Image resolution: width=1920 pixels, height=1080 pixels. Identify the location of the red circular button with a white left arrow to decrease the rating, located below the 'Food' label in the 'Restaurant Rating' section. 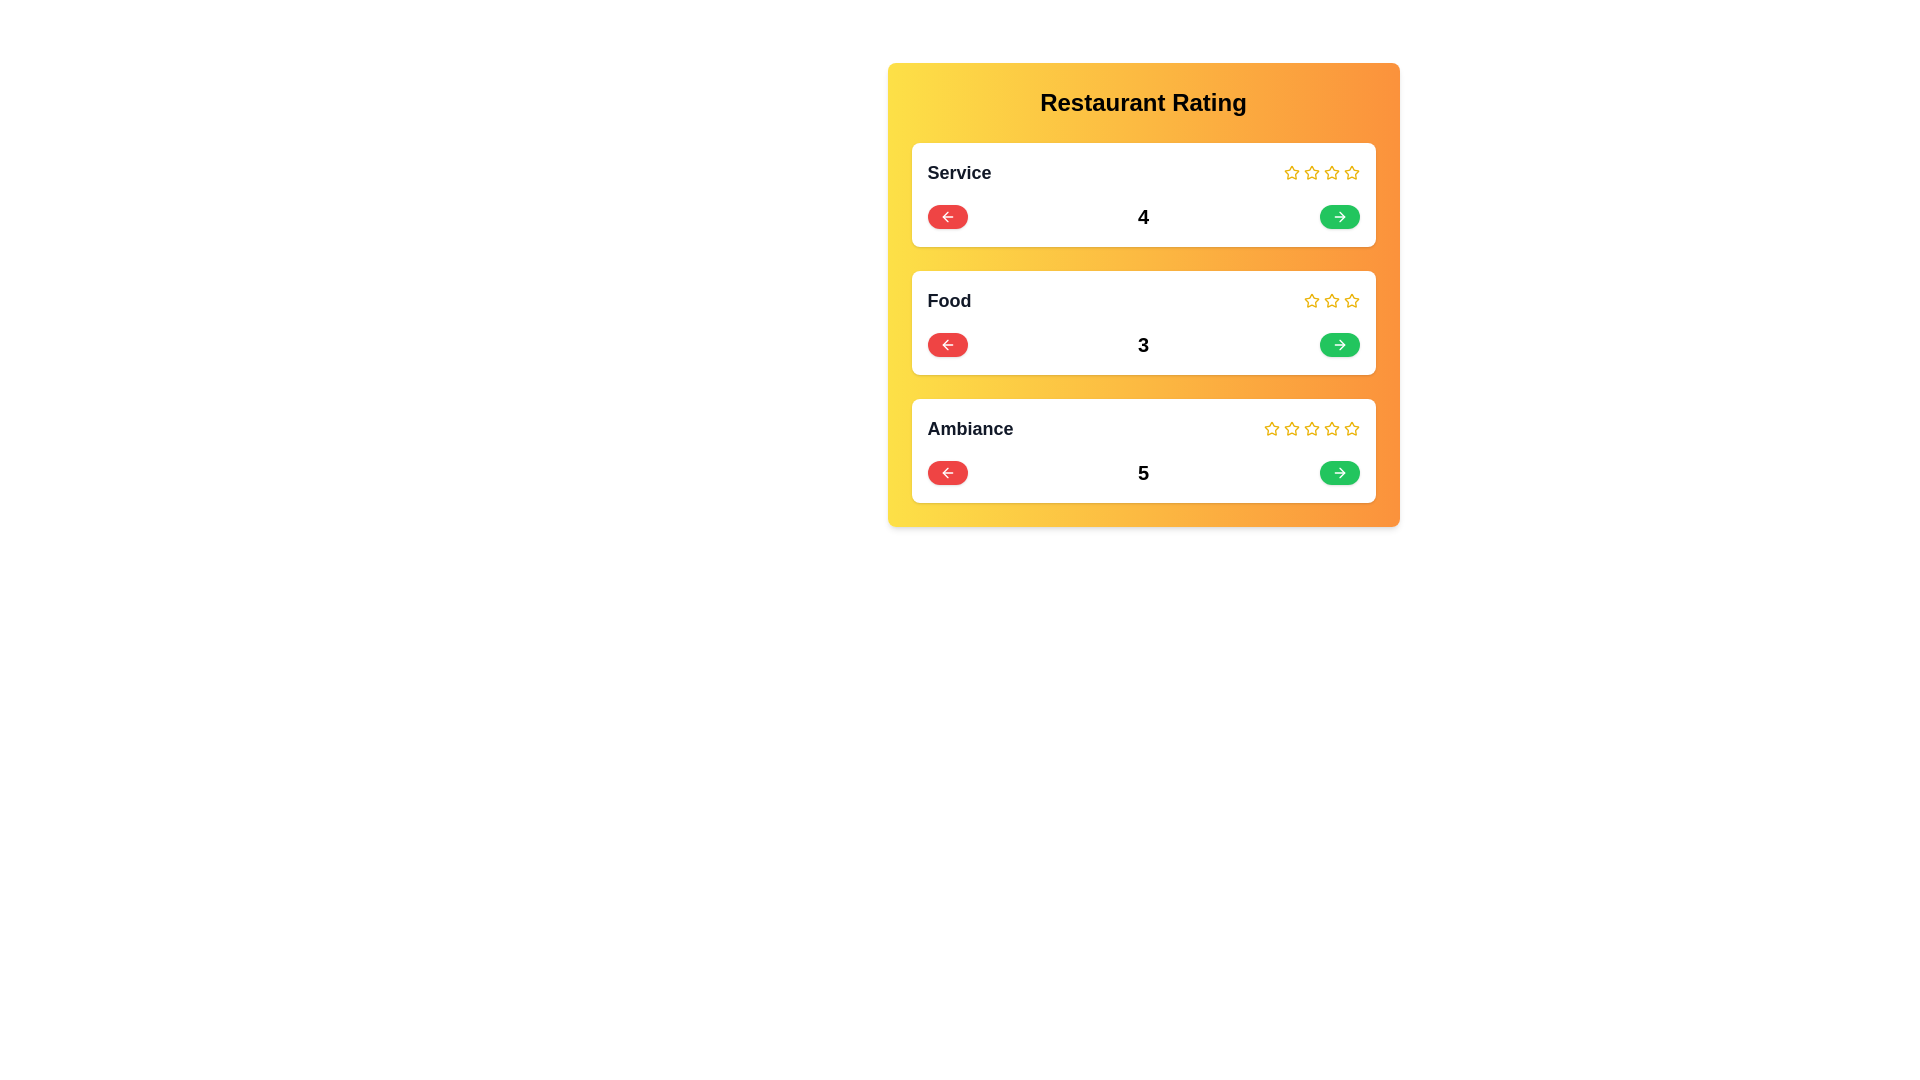
(946, 343).